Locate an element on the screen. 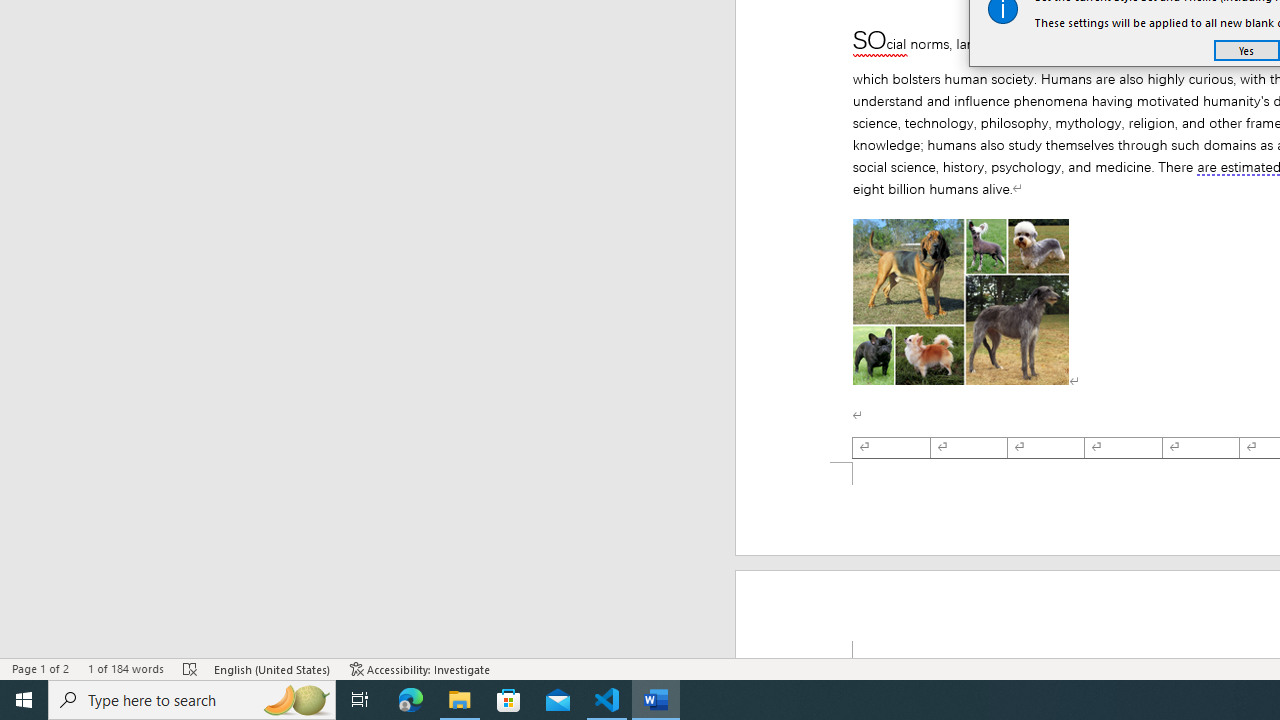 The width and height of the screenshot is (1280, 720). 'Page Number Page 1 of 2' is located at coordinates (40, 669).